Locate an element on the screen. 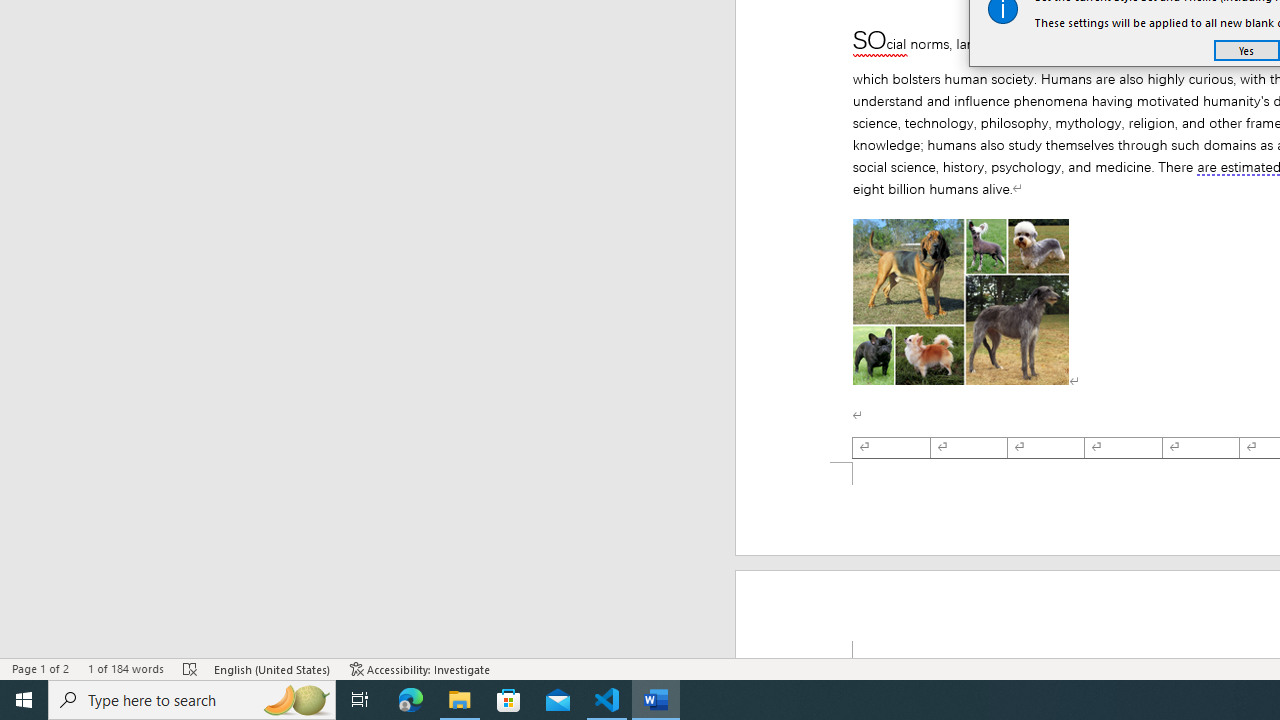 The width and height of the screenshot is (1280, 720). 'Page Number Page 1 of 2' is located at coordinates (40, 669).